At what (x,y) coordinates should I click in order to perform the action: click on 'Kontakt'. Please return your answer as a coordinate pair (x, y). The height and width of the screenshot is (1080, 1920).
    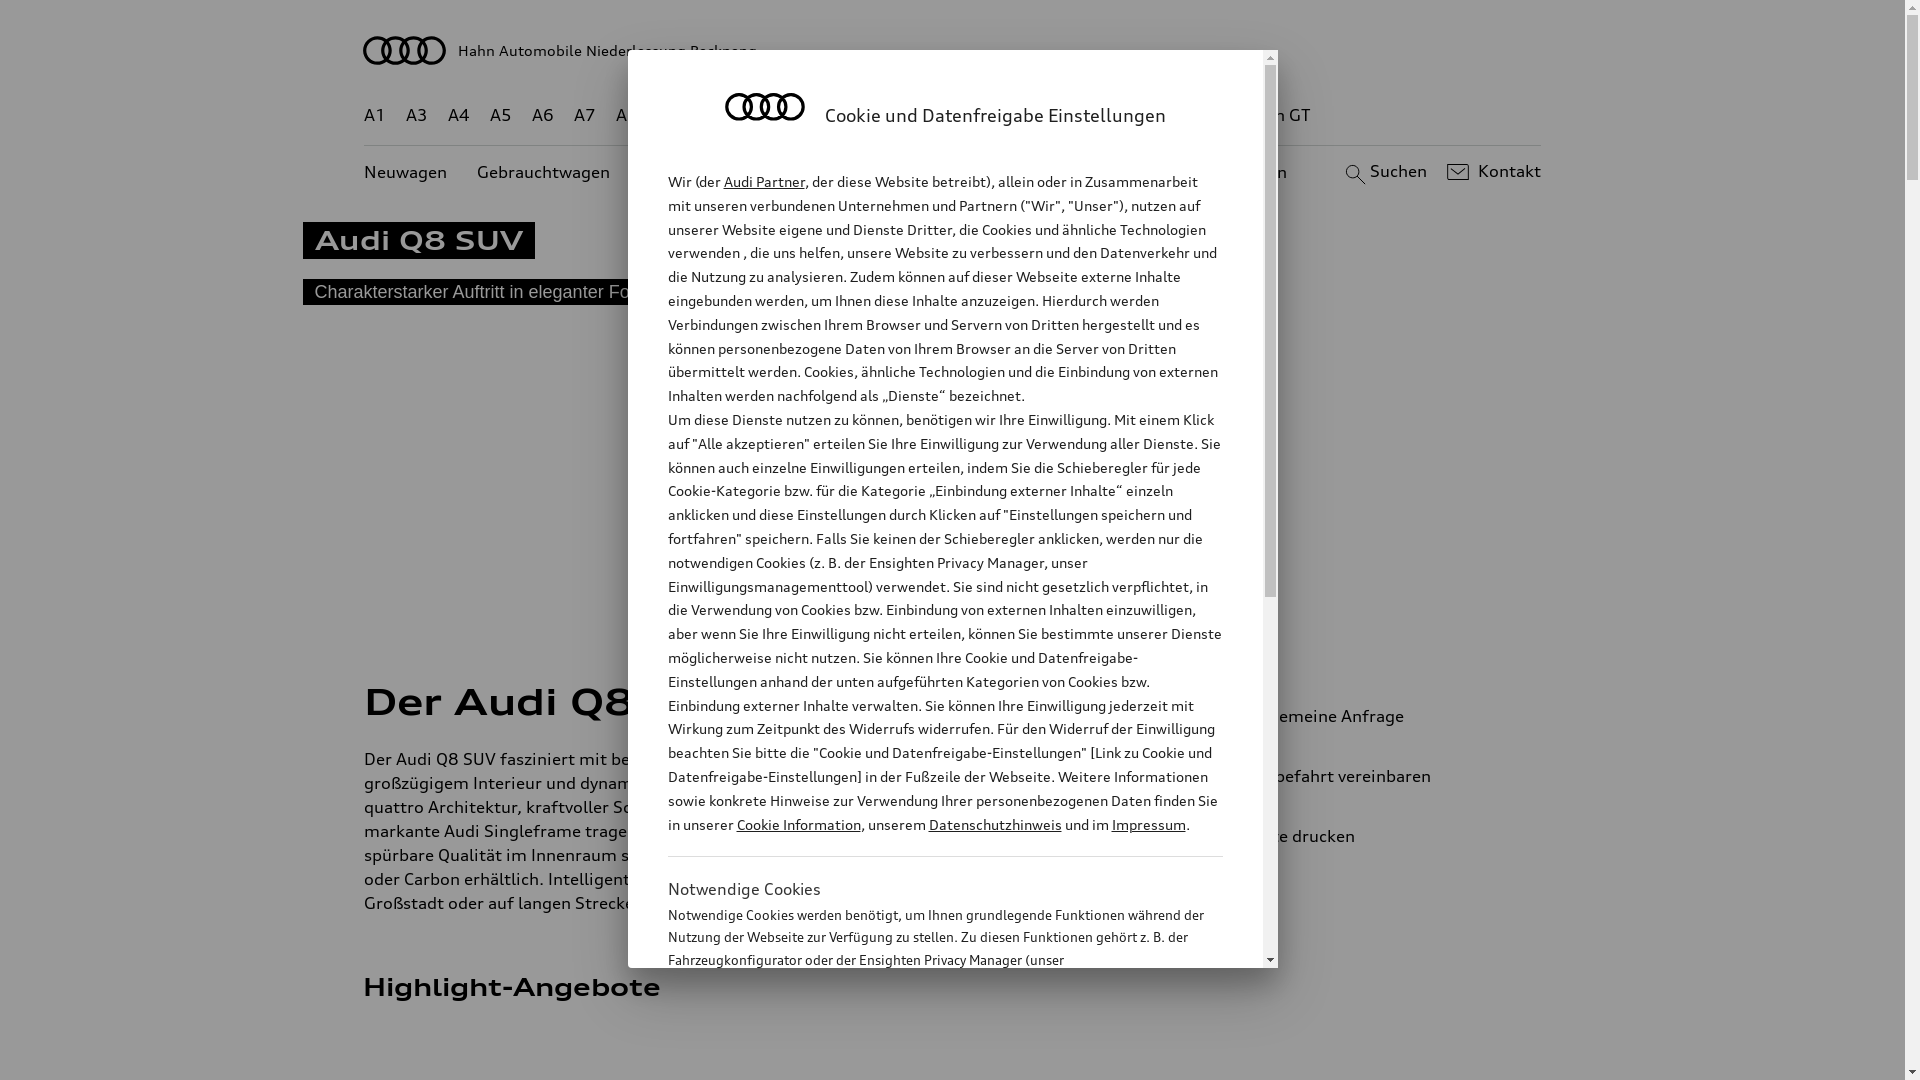
    Looking at the image, I should click on (1491, 171).